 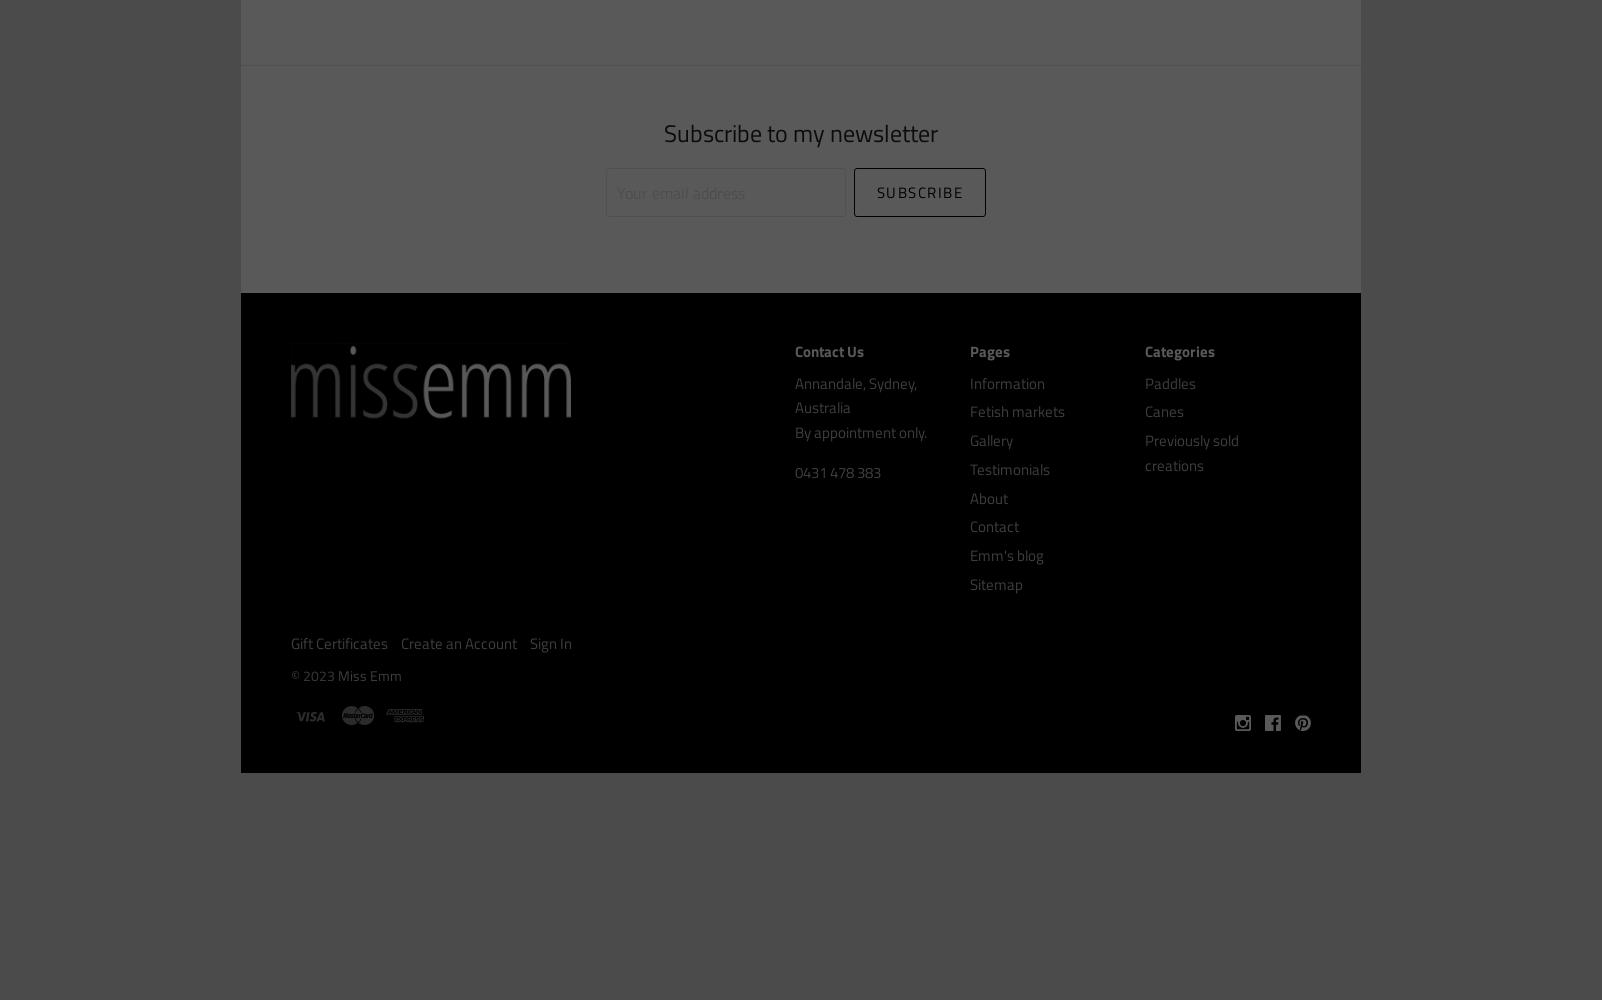 I want to click on 'Miss Emm', so click(x=369, y=675).